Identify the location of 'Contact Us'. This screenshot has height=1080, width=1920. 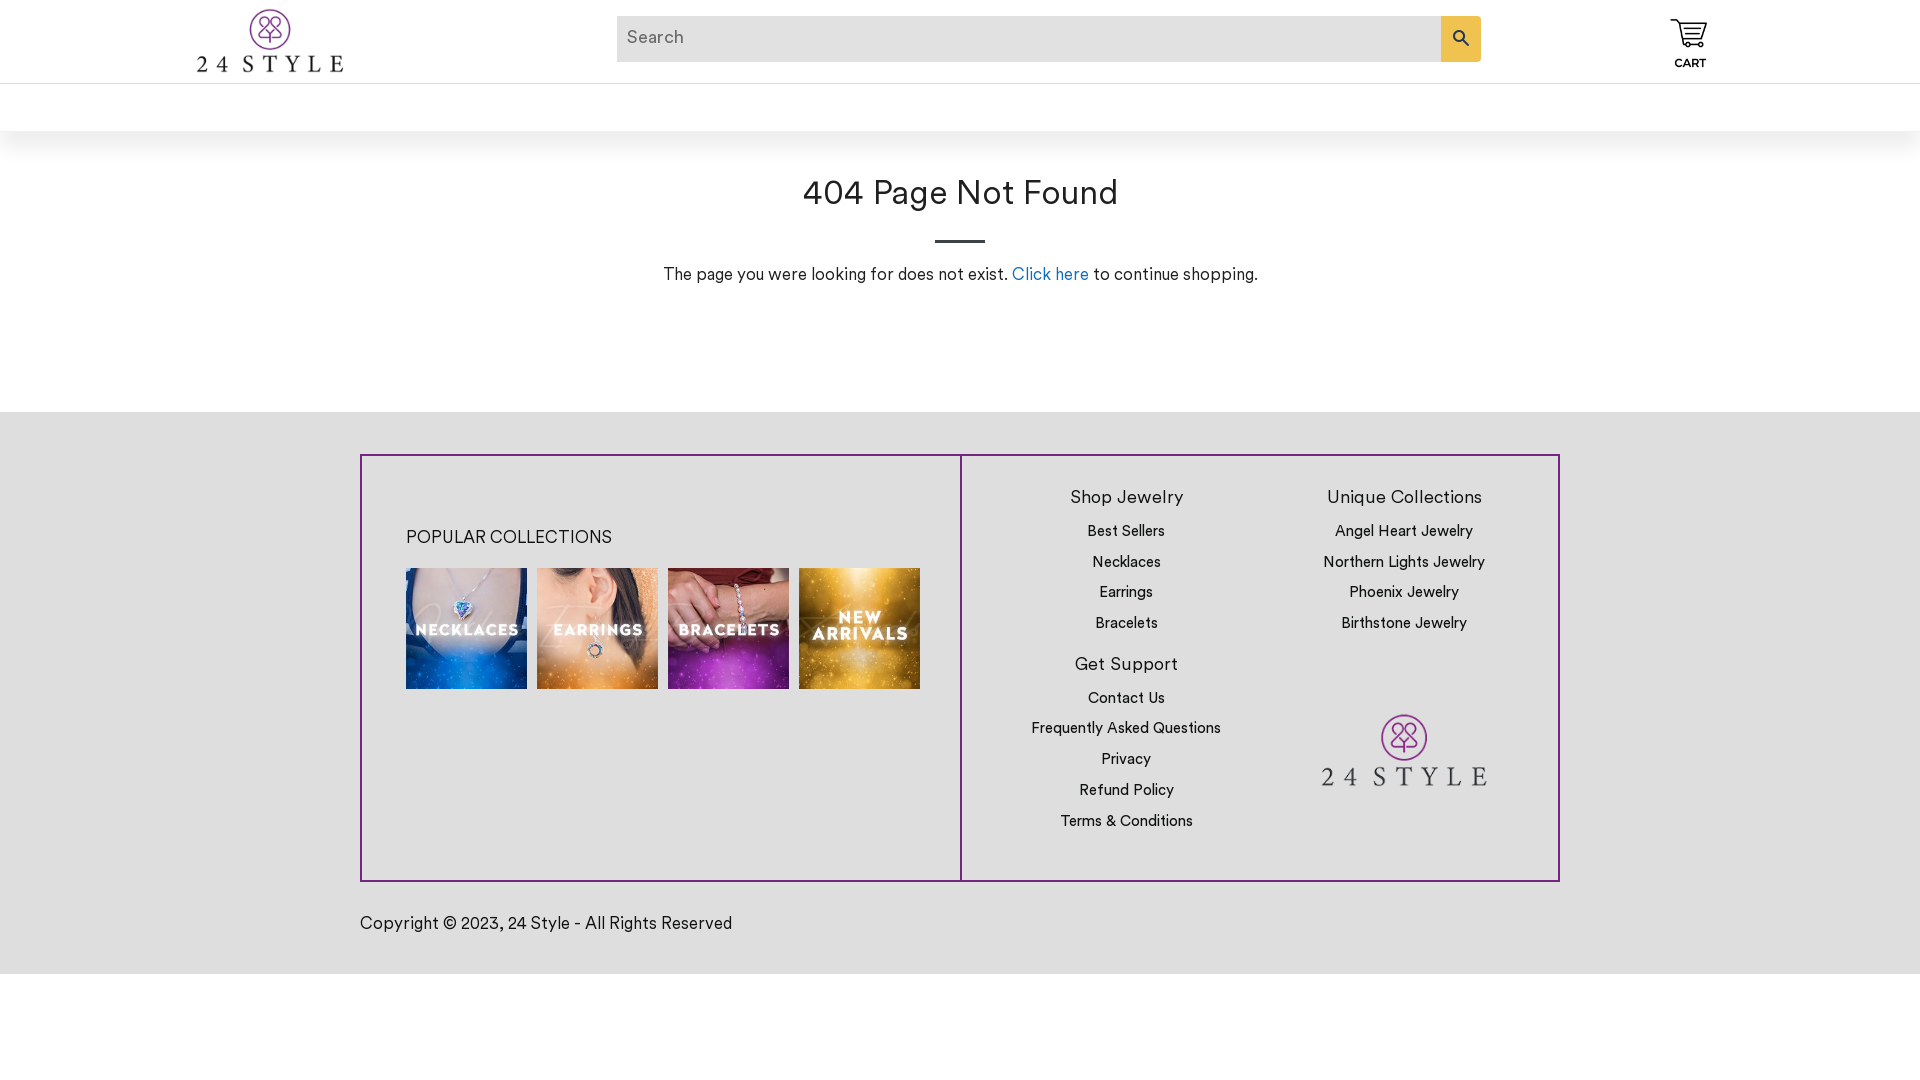
(1126, 698).